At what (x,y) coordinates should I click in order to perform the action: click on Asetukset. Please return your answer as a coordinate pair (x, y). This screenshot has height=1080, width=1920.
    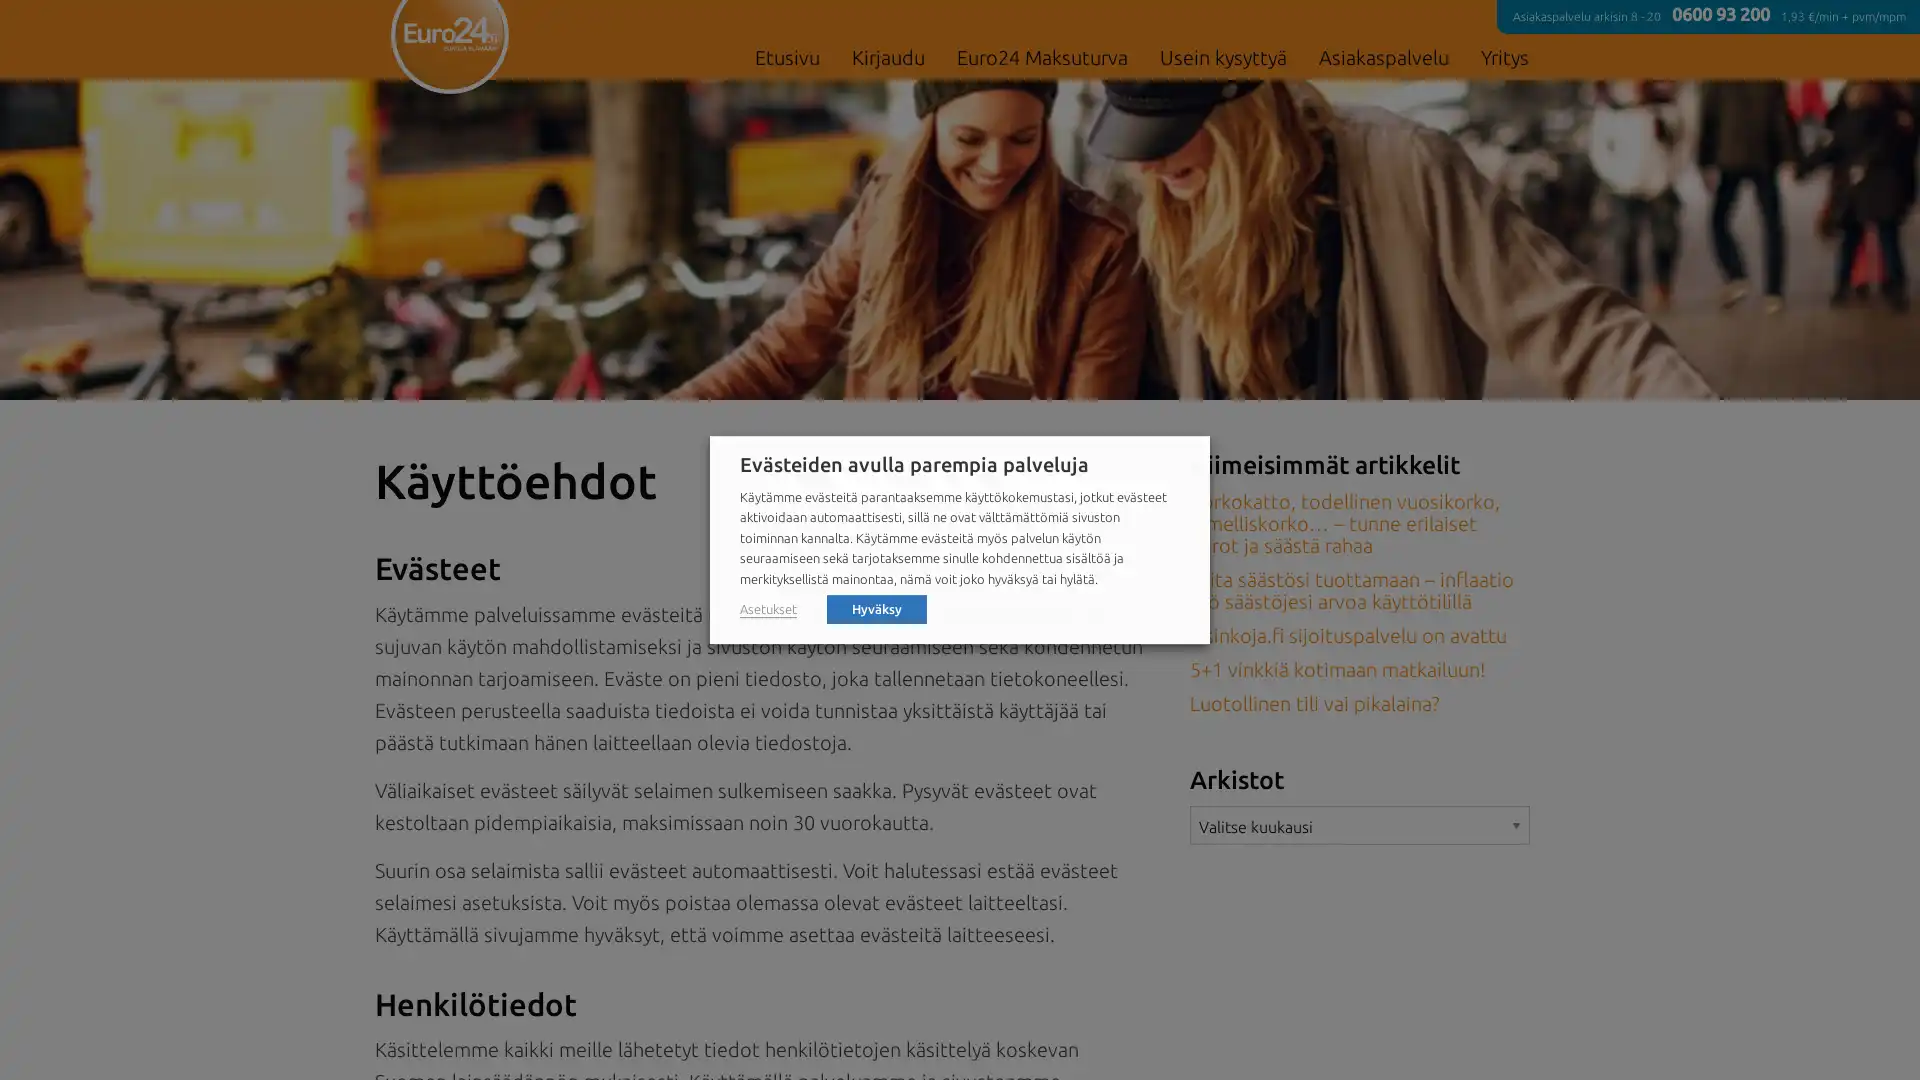
    Looking at the image, I should click on (767, 608).